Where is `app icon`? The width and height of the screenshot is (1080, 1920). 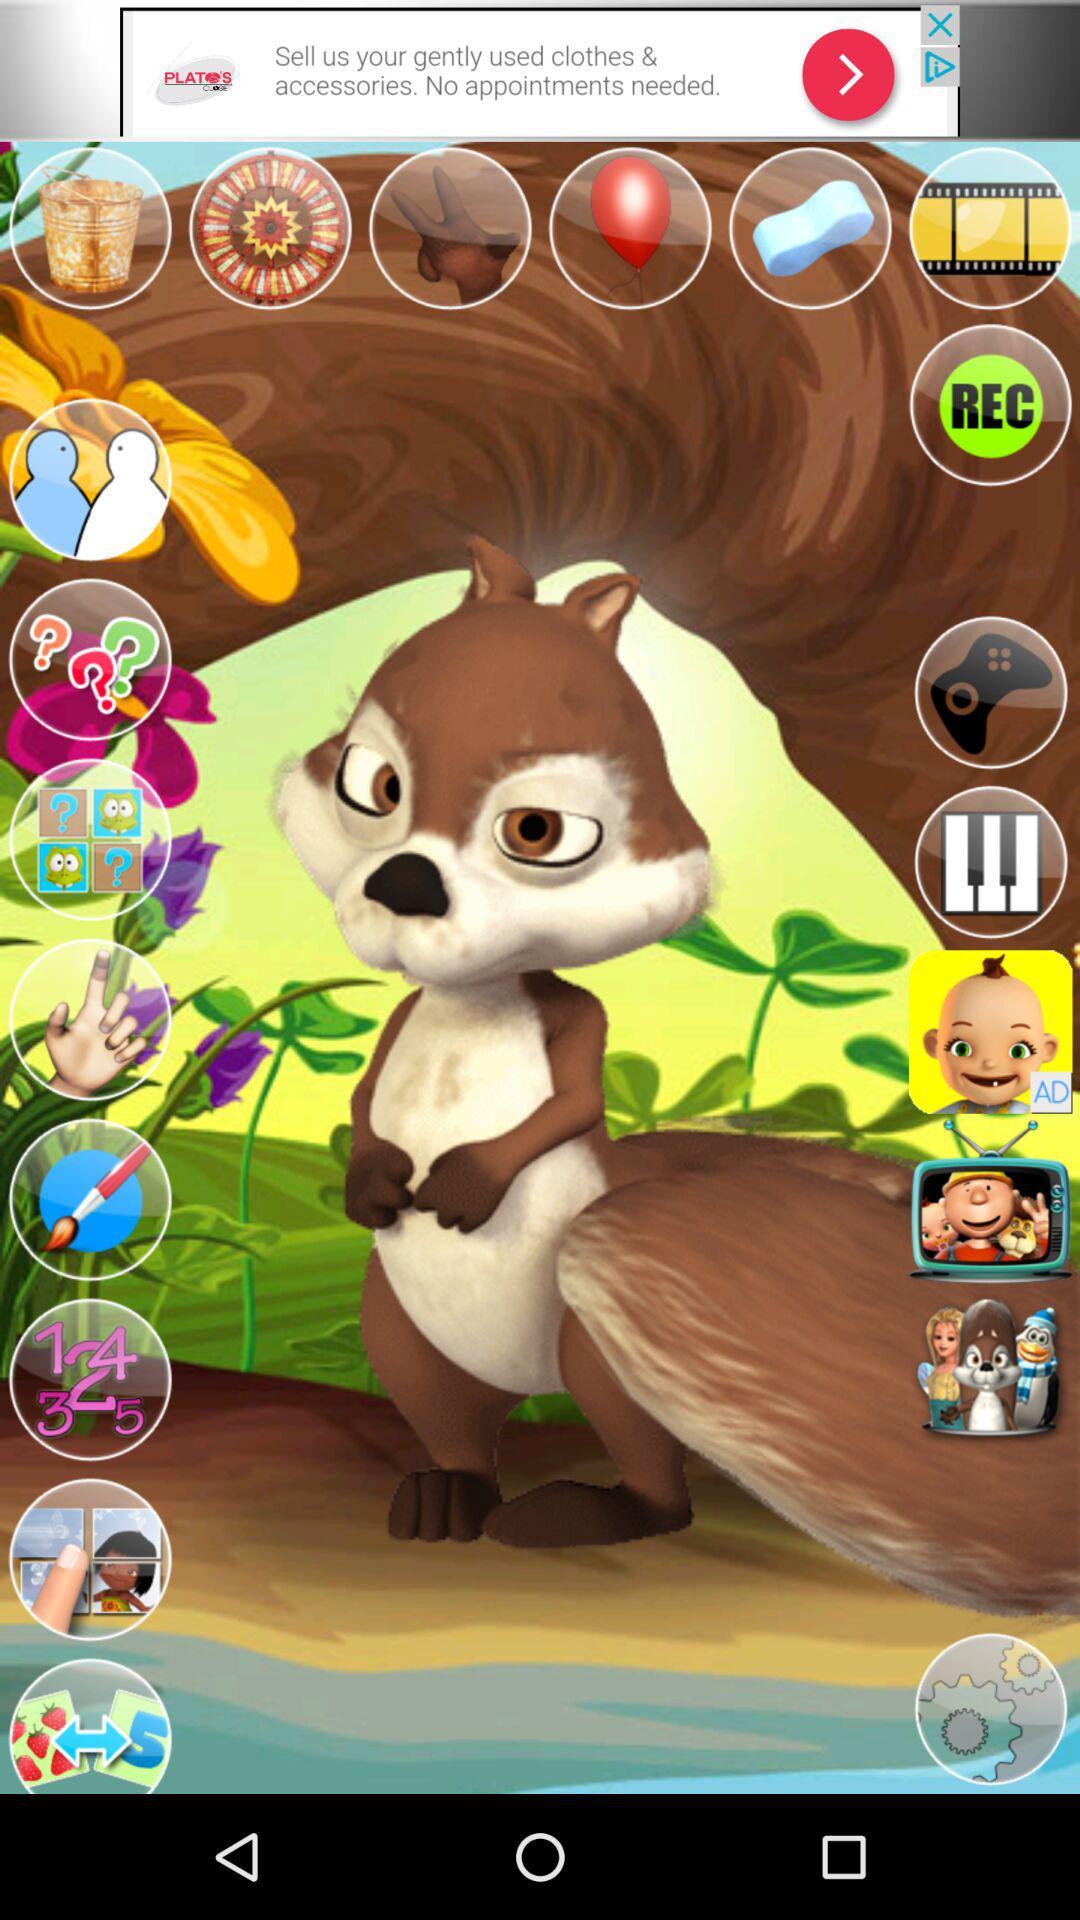
app icon is located at coordinates (990, 1032).